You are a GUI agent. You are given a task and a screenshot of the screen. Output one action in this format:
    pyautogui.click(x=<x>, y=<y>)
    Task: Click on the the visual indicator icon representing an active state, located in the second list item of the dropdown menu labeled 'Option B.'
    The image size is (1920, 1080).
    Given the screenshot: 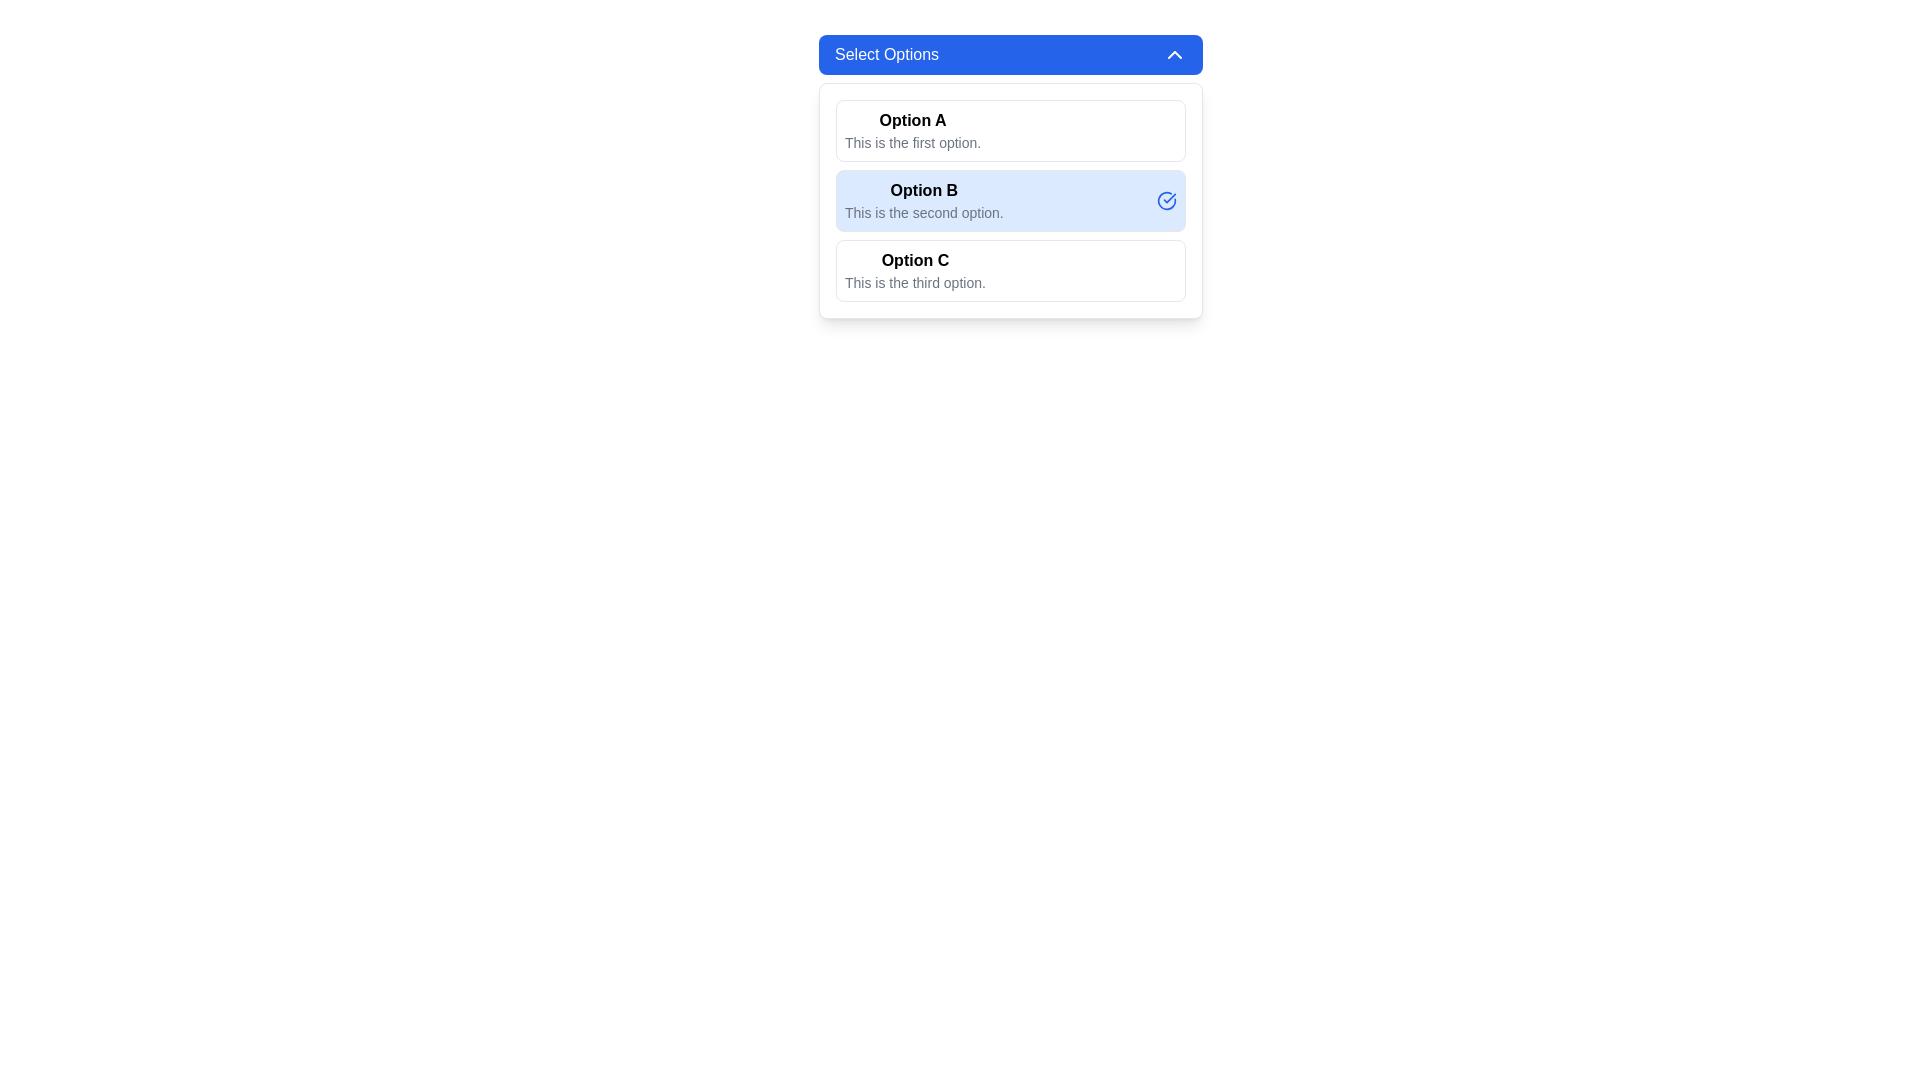 What is the action you would take?
    pyautogui.click(x=1166, y=200)
    